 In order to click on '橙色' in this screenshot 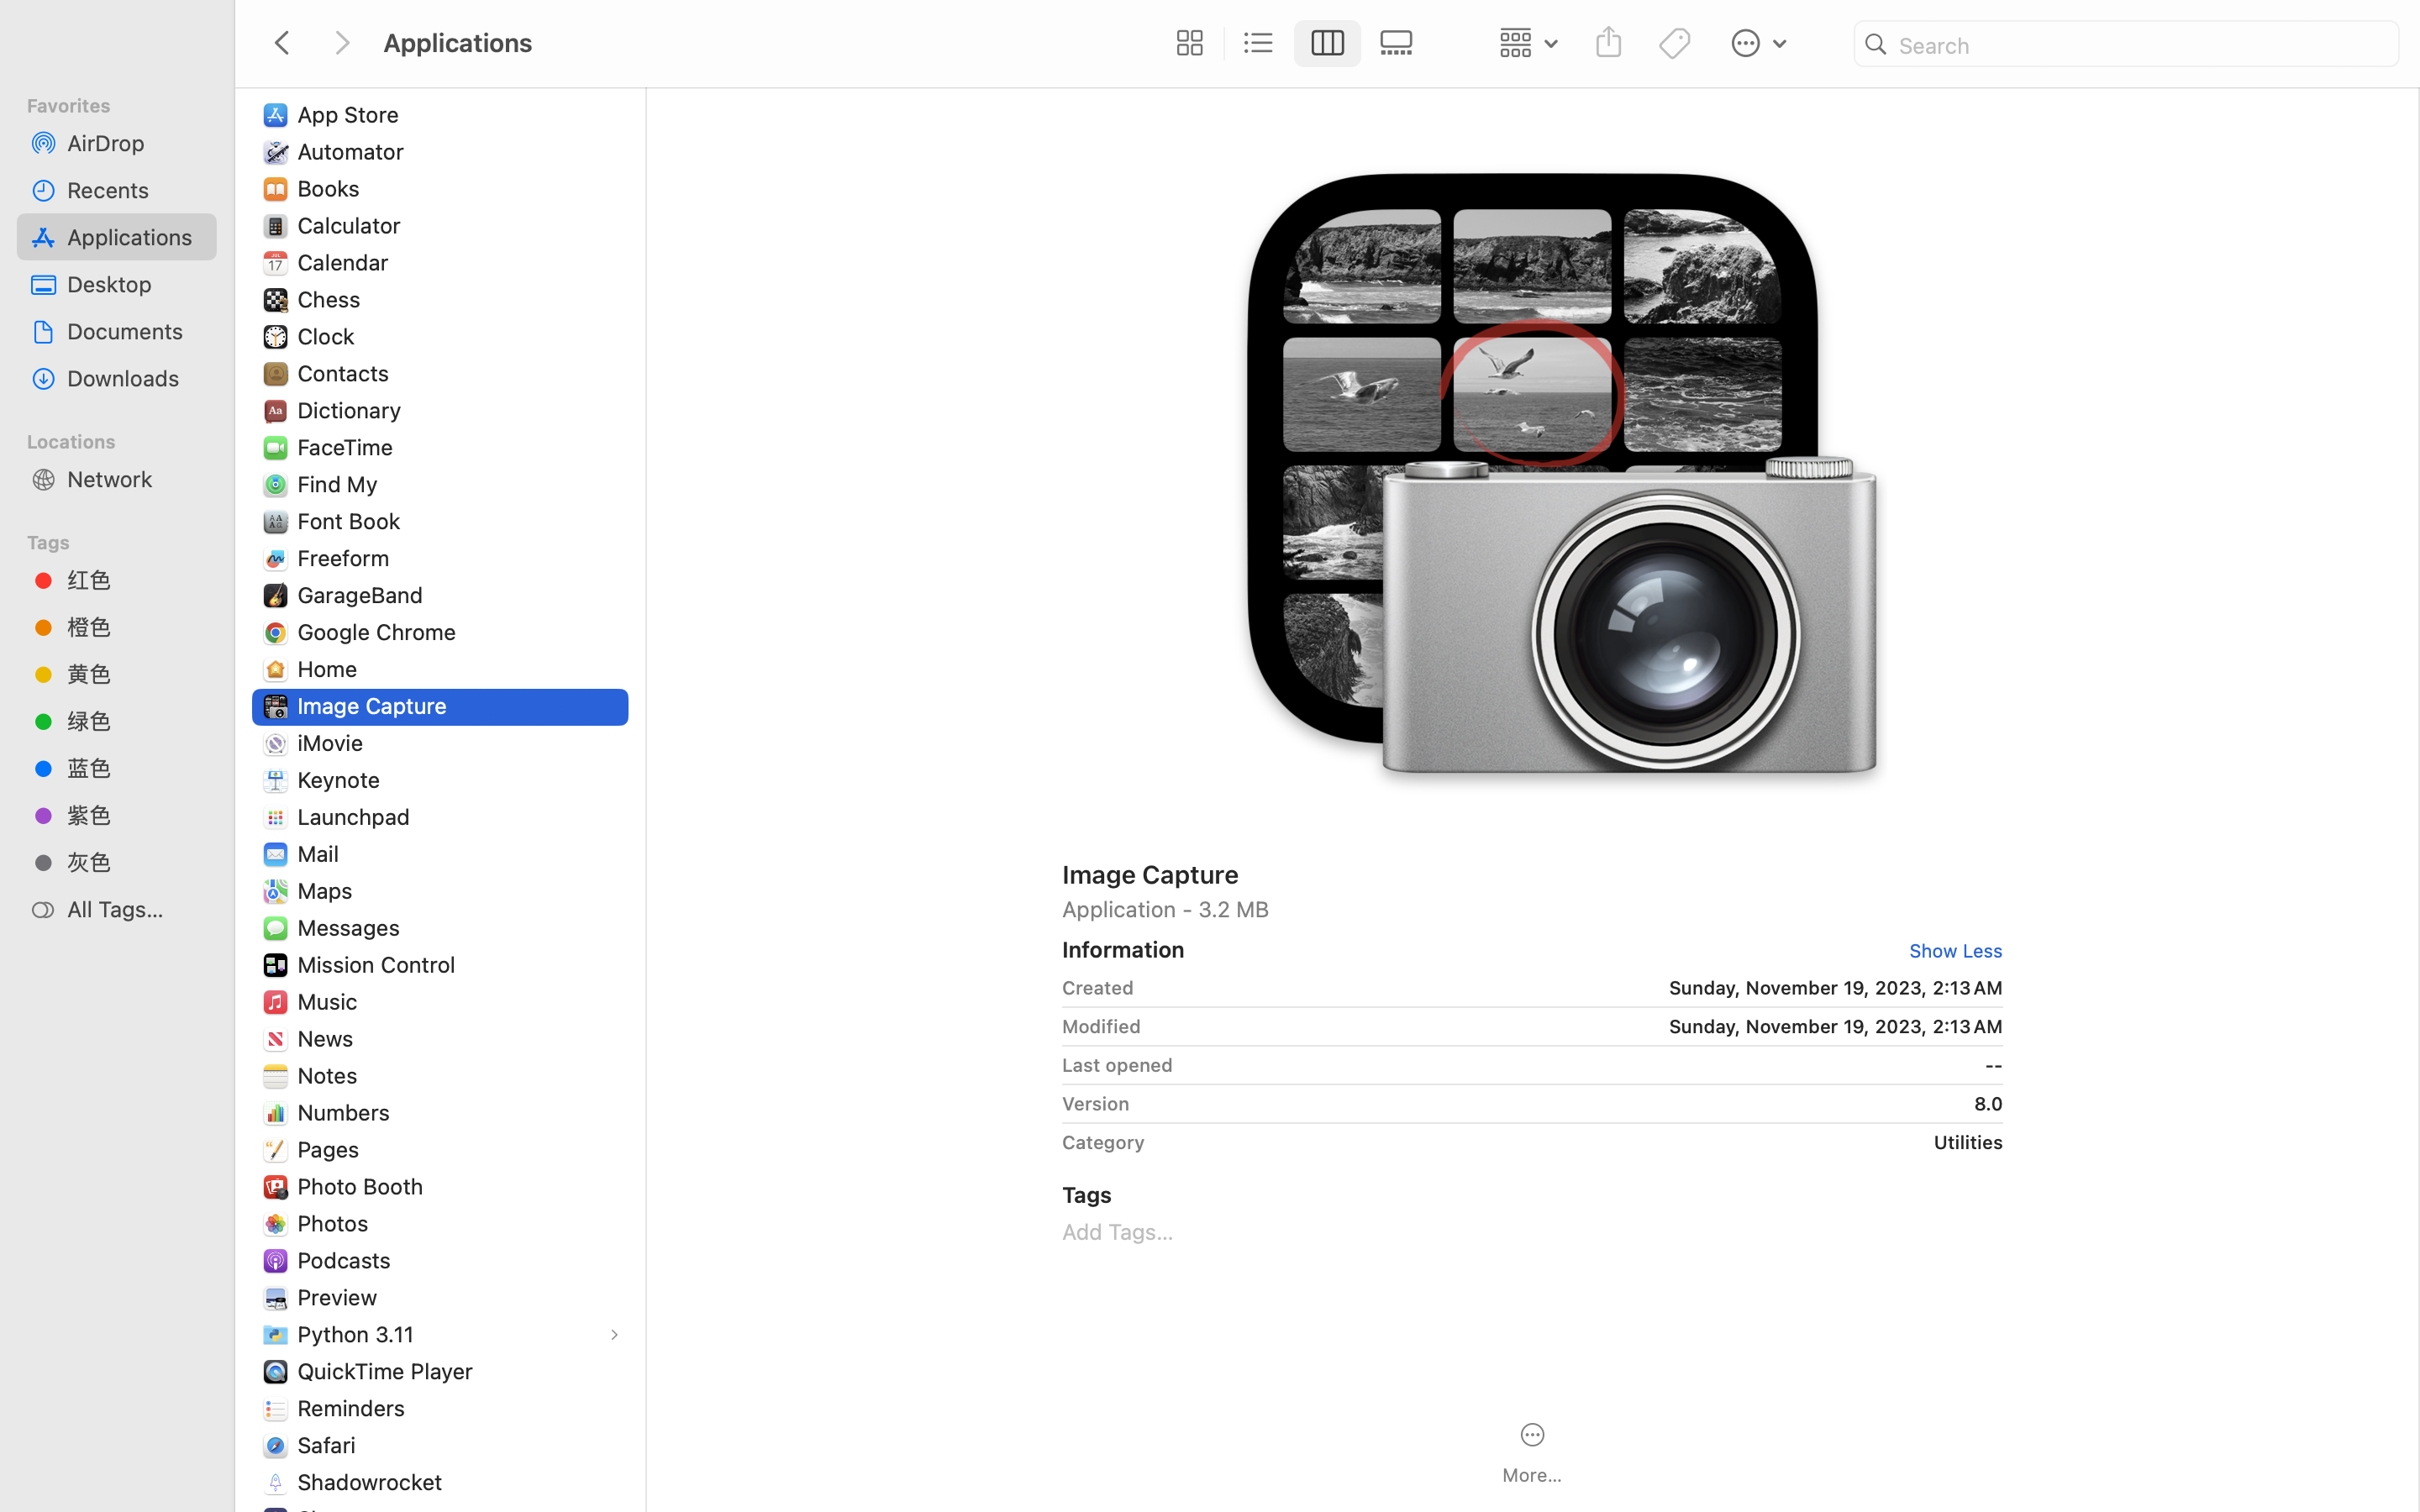, I will do `click(134, 626)`.